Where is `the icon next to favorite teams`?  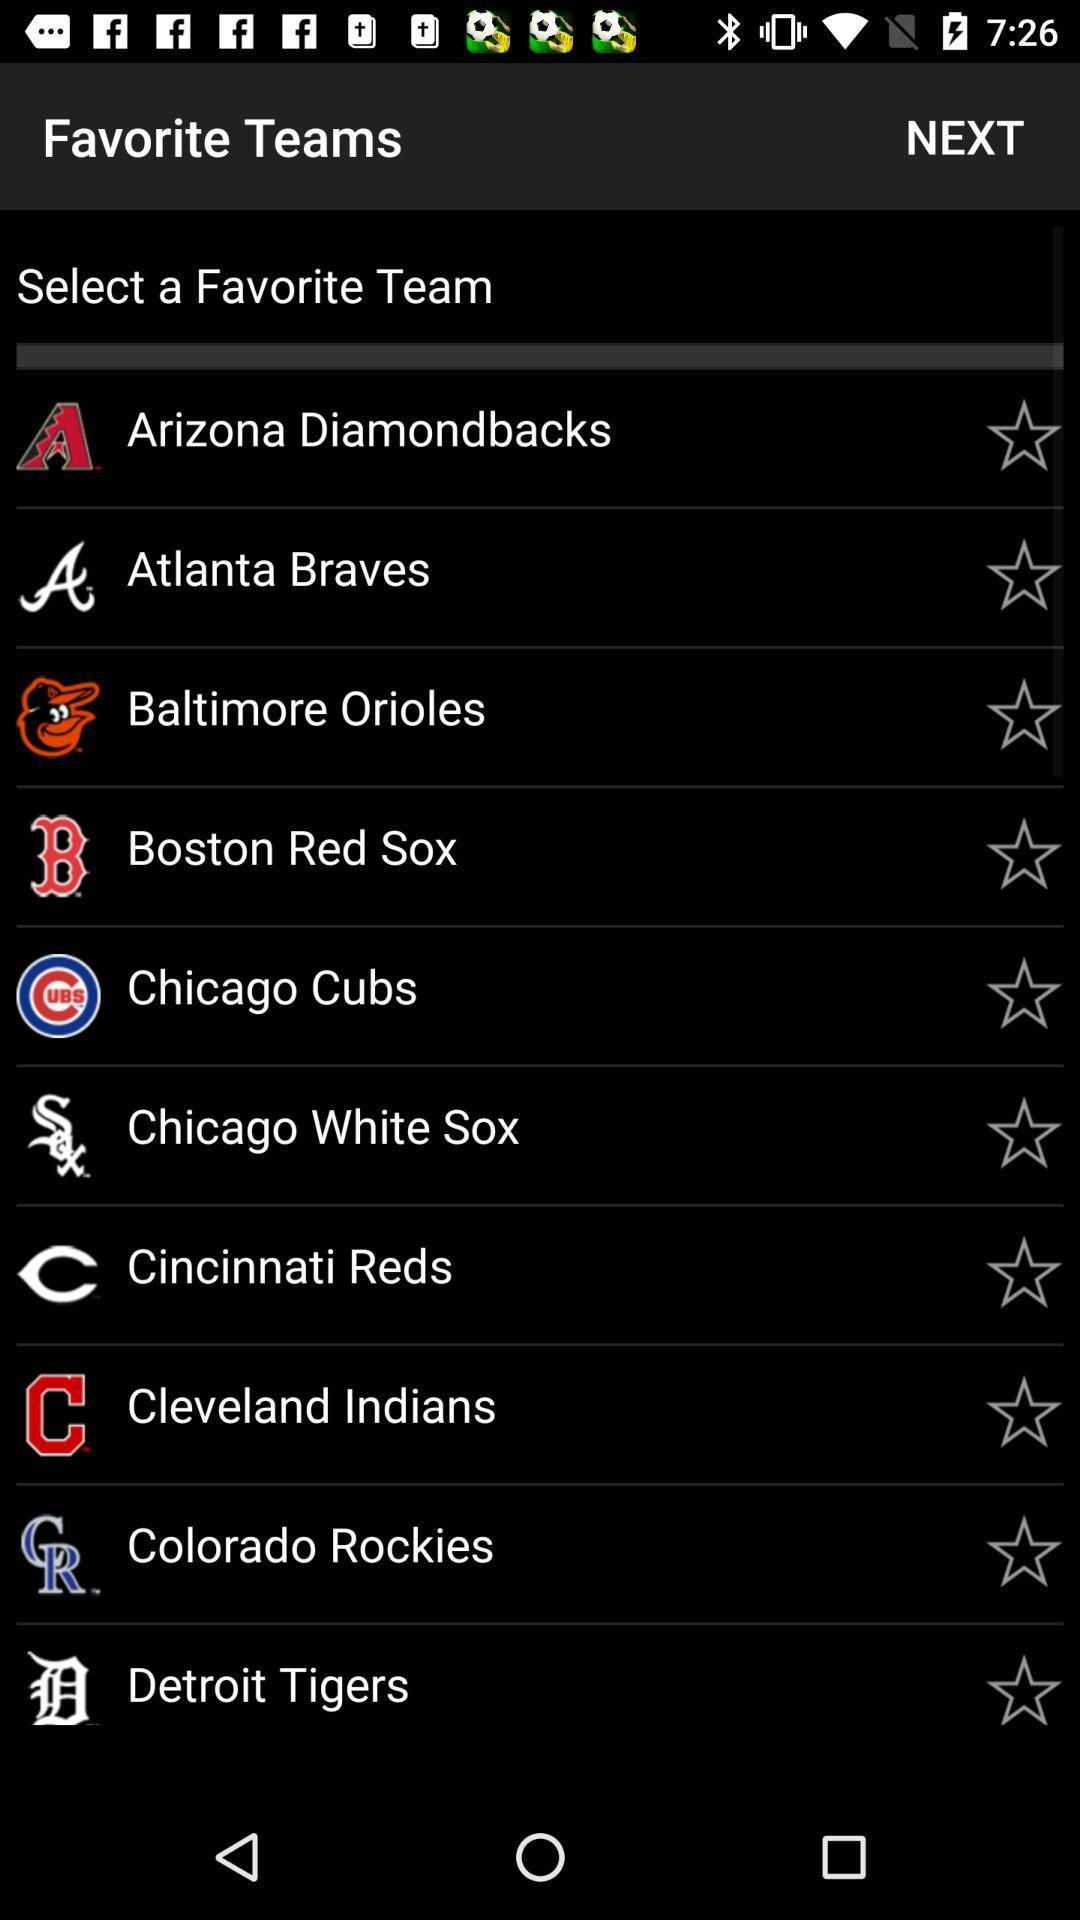 the icon next to favorite teams is located at coordinates (963, 135).